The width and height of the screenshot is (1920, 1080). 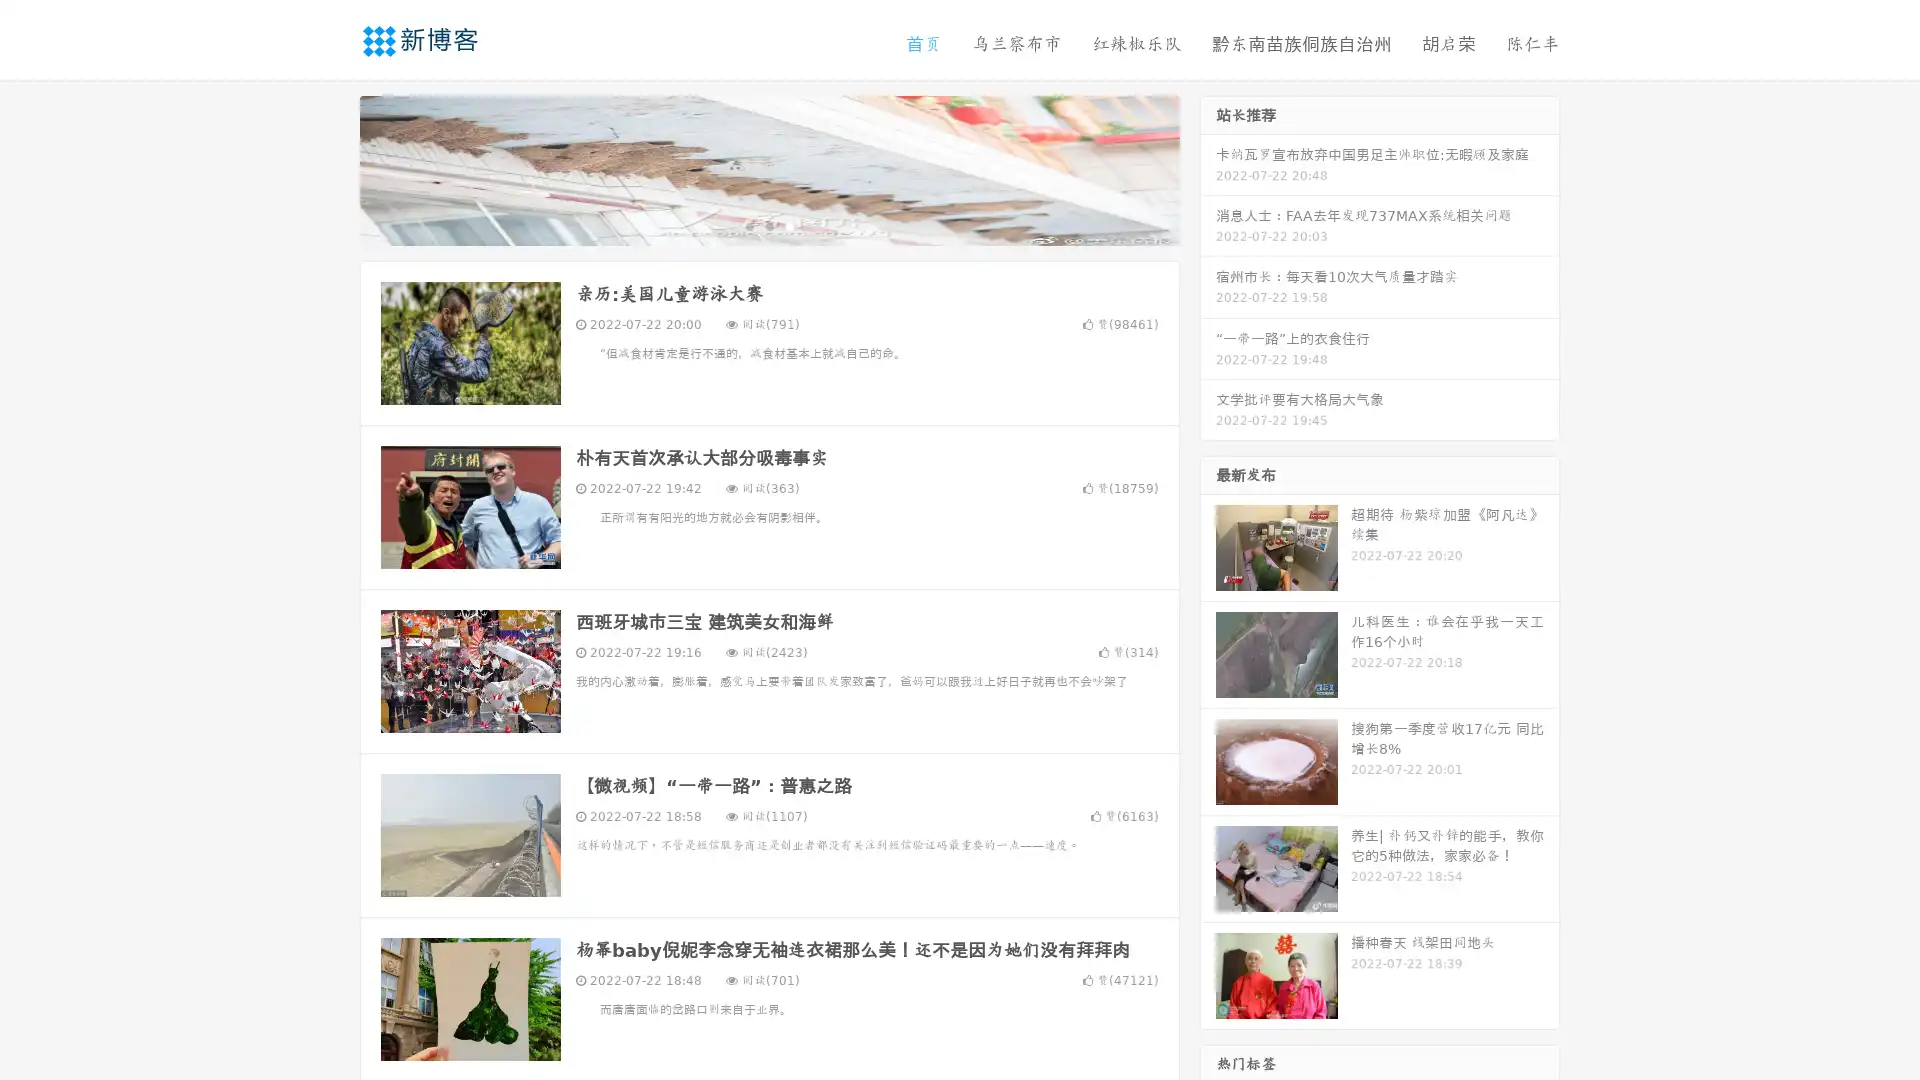 I want to click on Previous slide, so click(x=330, y=168).